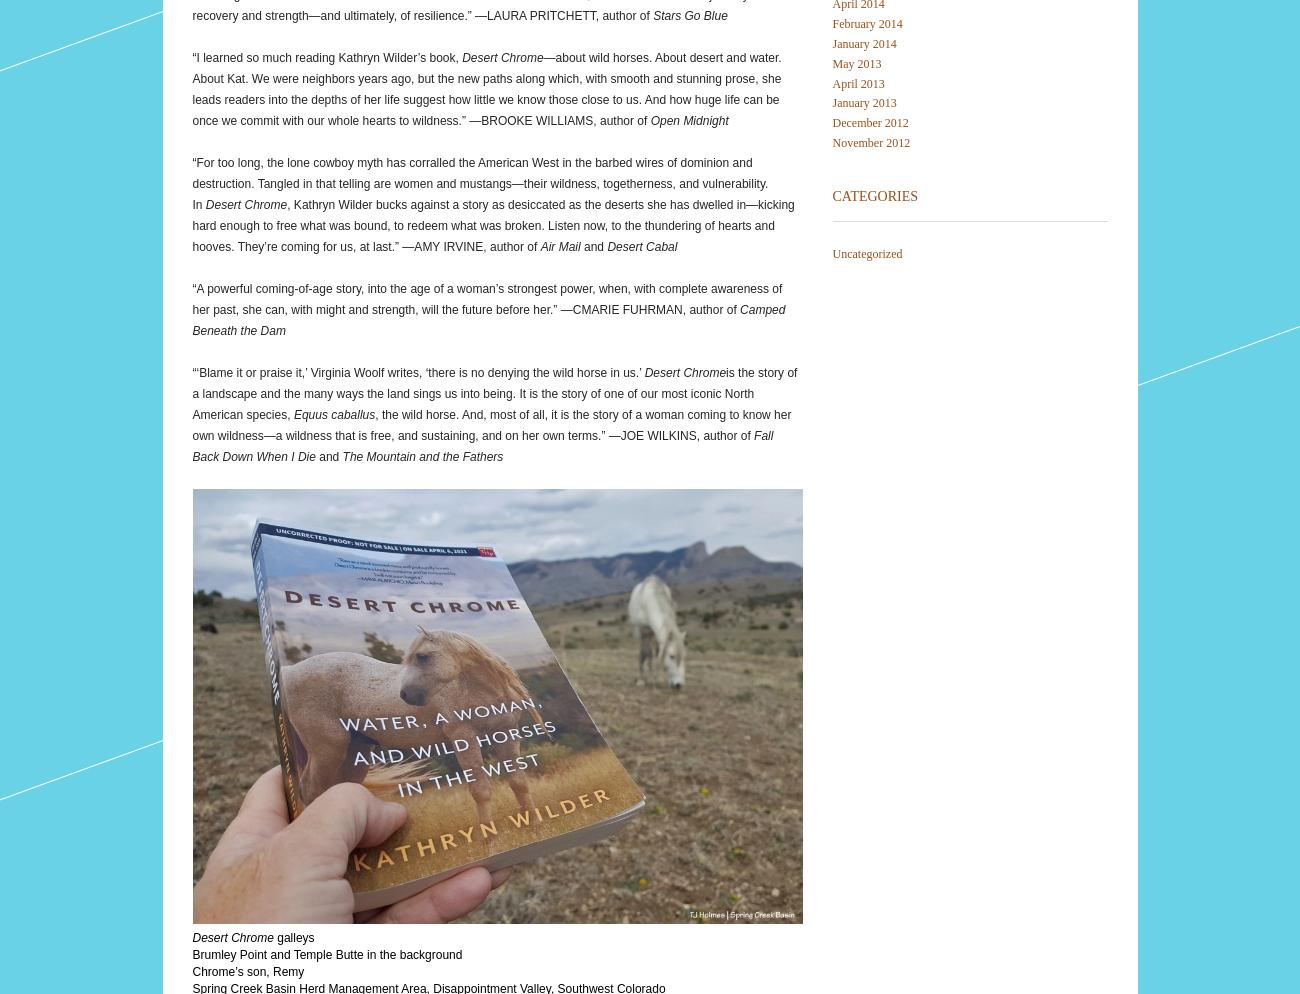 This screenshot has height=994, width=1300. What do you see at coordinates (868, 121) in the screenshot?
I see `'December 2012'` at bounding box center [868, 121].